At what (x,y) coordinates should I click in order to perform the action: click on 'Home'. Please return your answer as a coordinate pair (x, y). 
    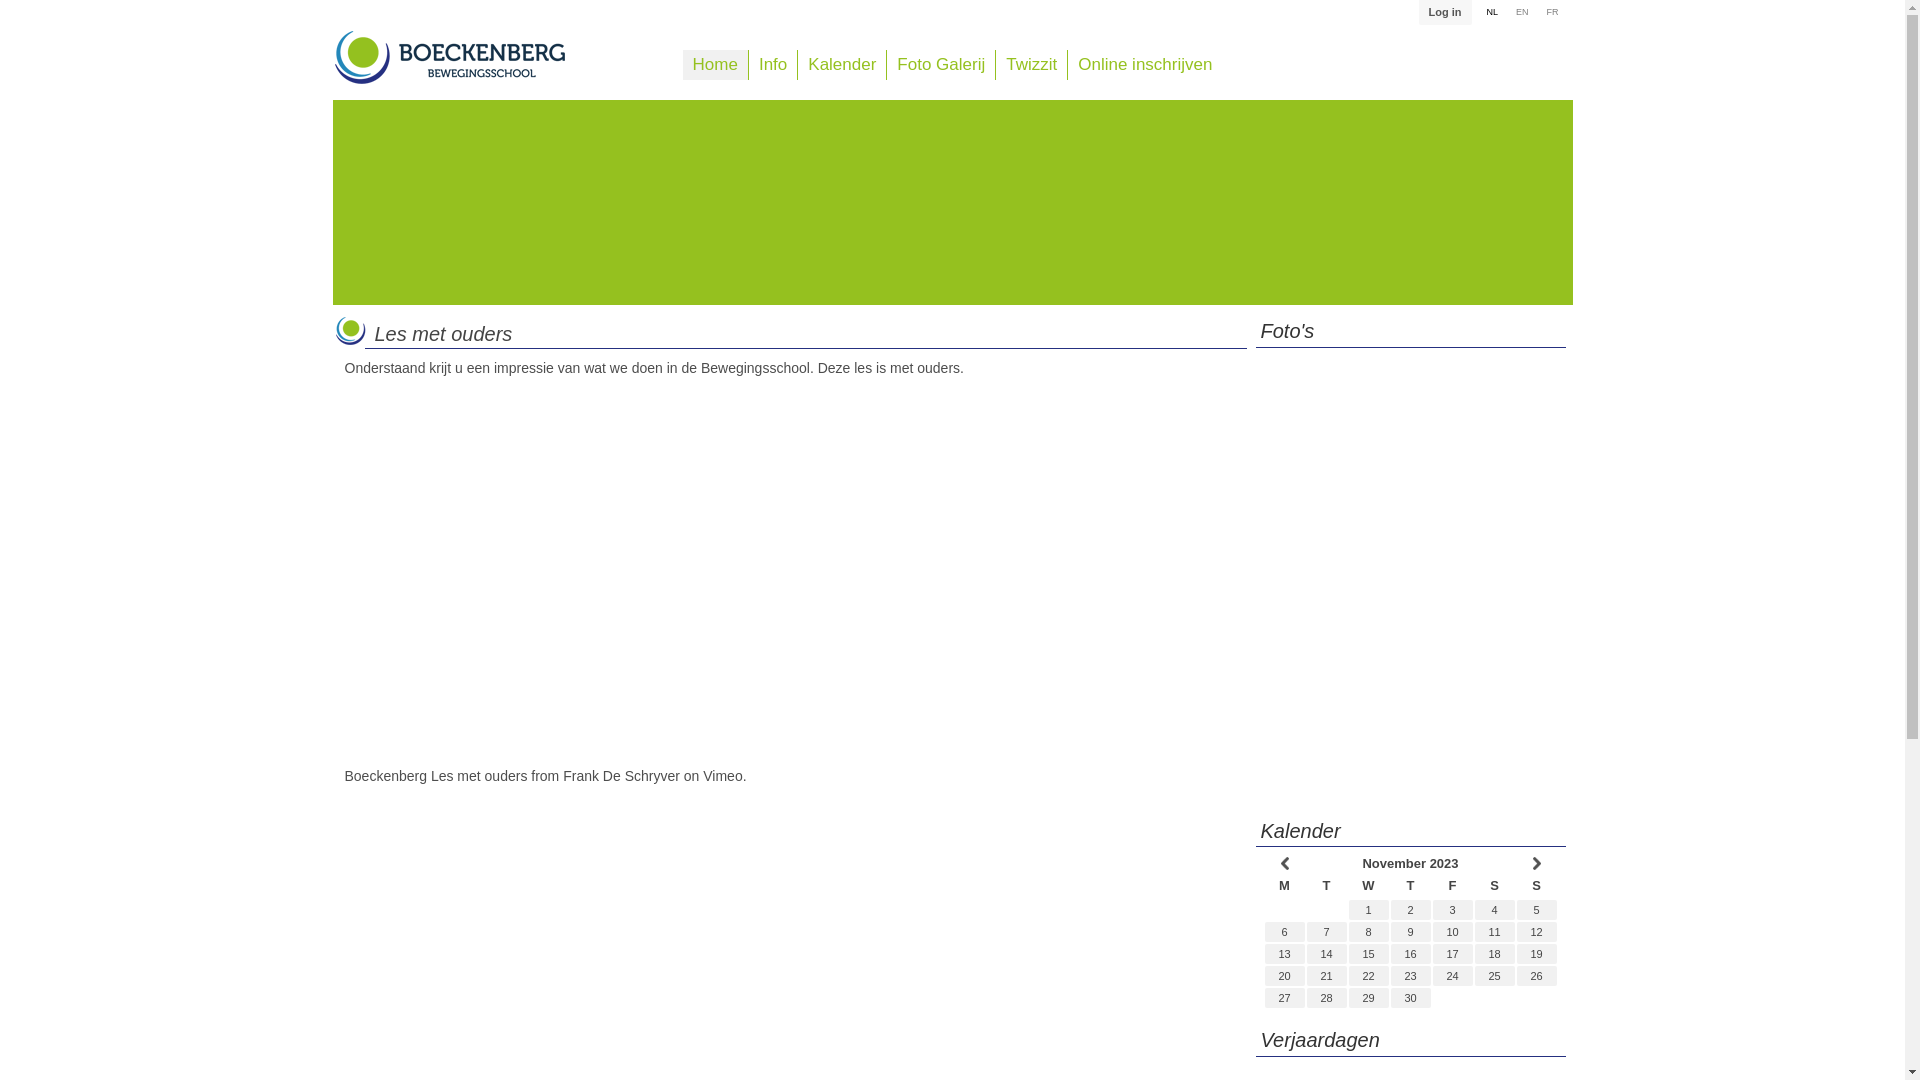
    Looking at the image, I should click on (715, 64).